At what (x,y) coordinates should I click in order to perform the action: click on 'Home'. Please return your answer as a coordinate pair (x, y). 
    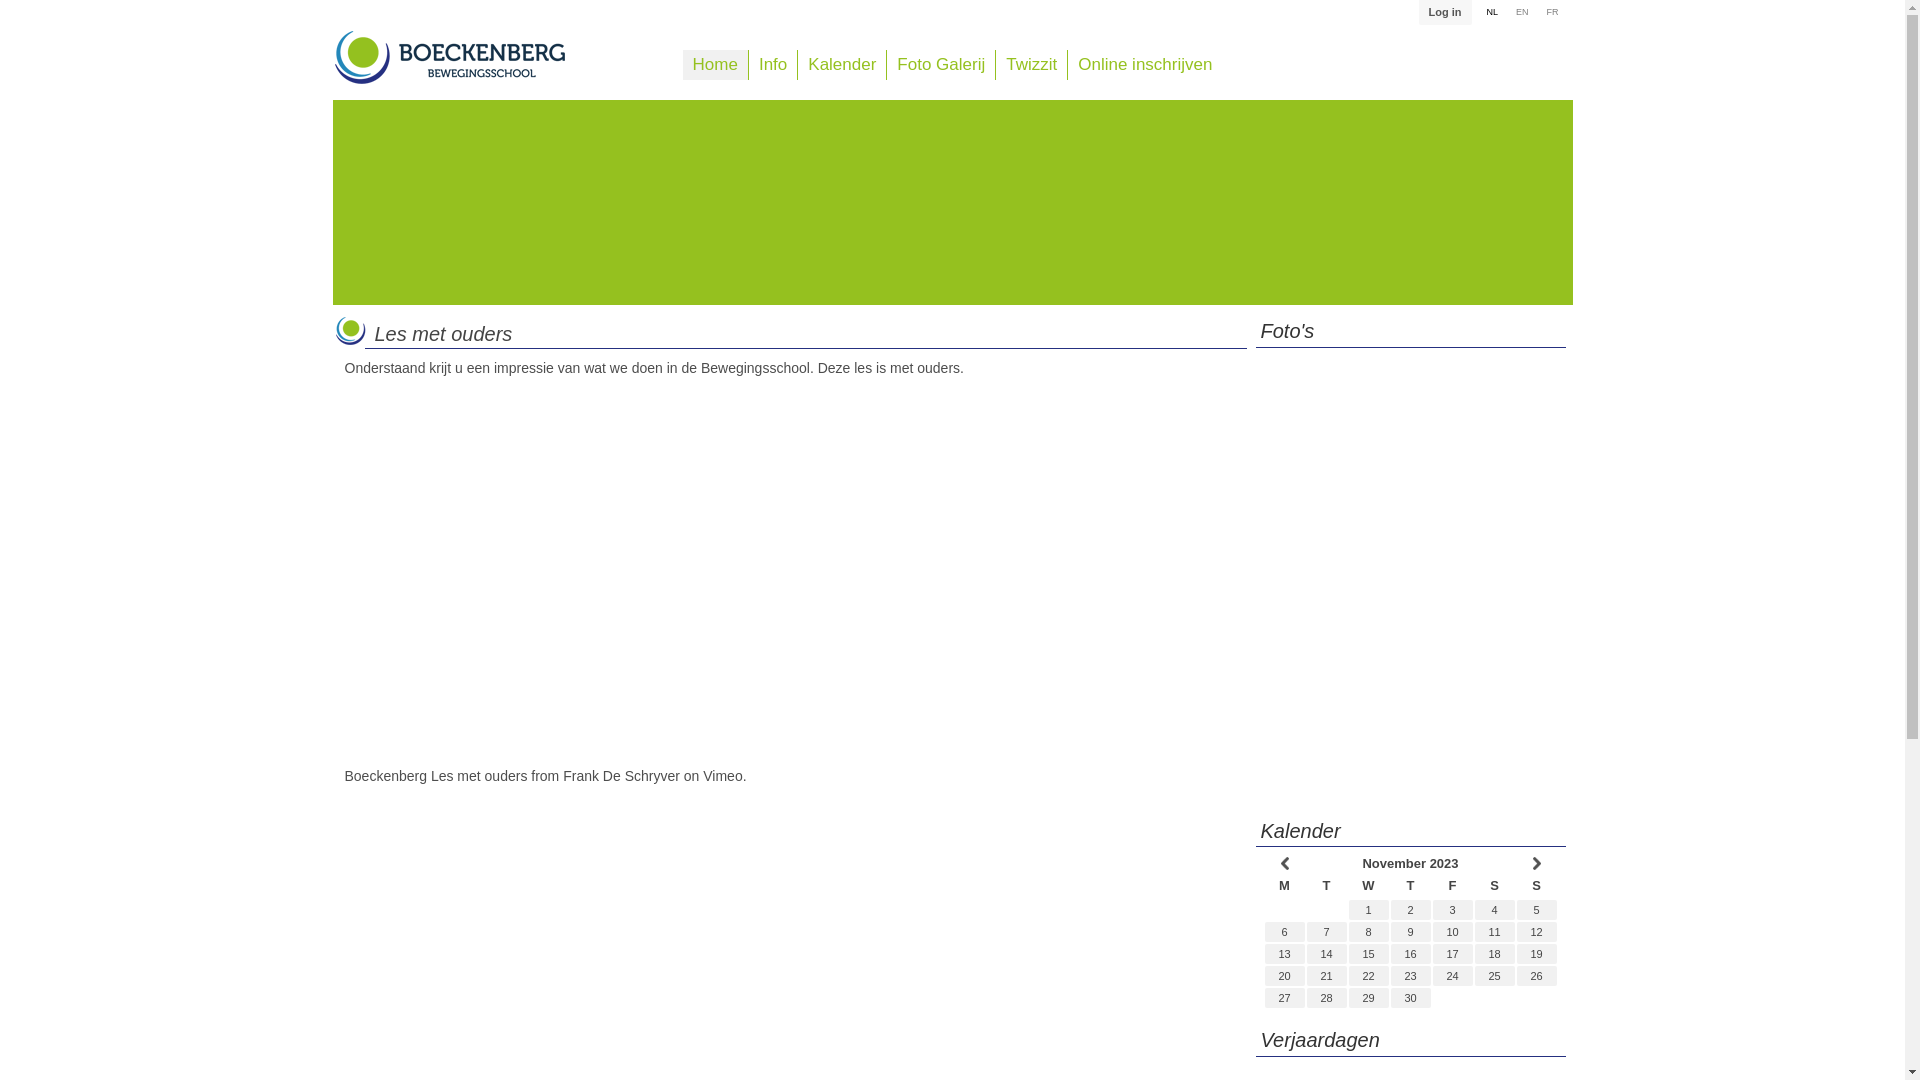
    Looking at the image, I should click on (715, 64).